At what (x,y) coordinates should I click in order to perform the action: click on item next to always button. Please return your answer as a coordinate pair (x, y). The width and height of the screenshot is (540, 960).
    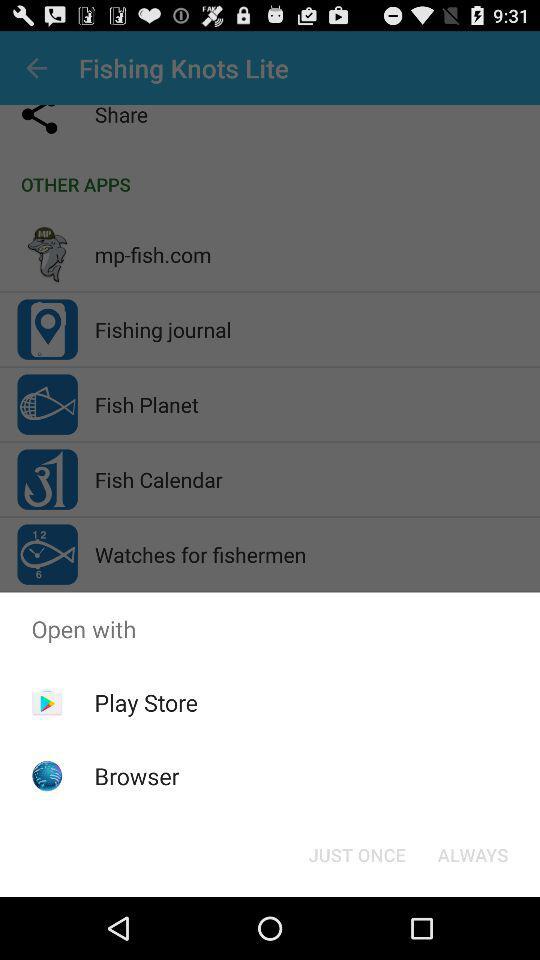
    Looking at the image, I should click on (356, 853).